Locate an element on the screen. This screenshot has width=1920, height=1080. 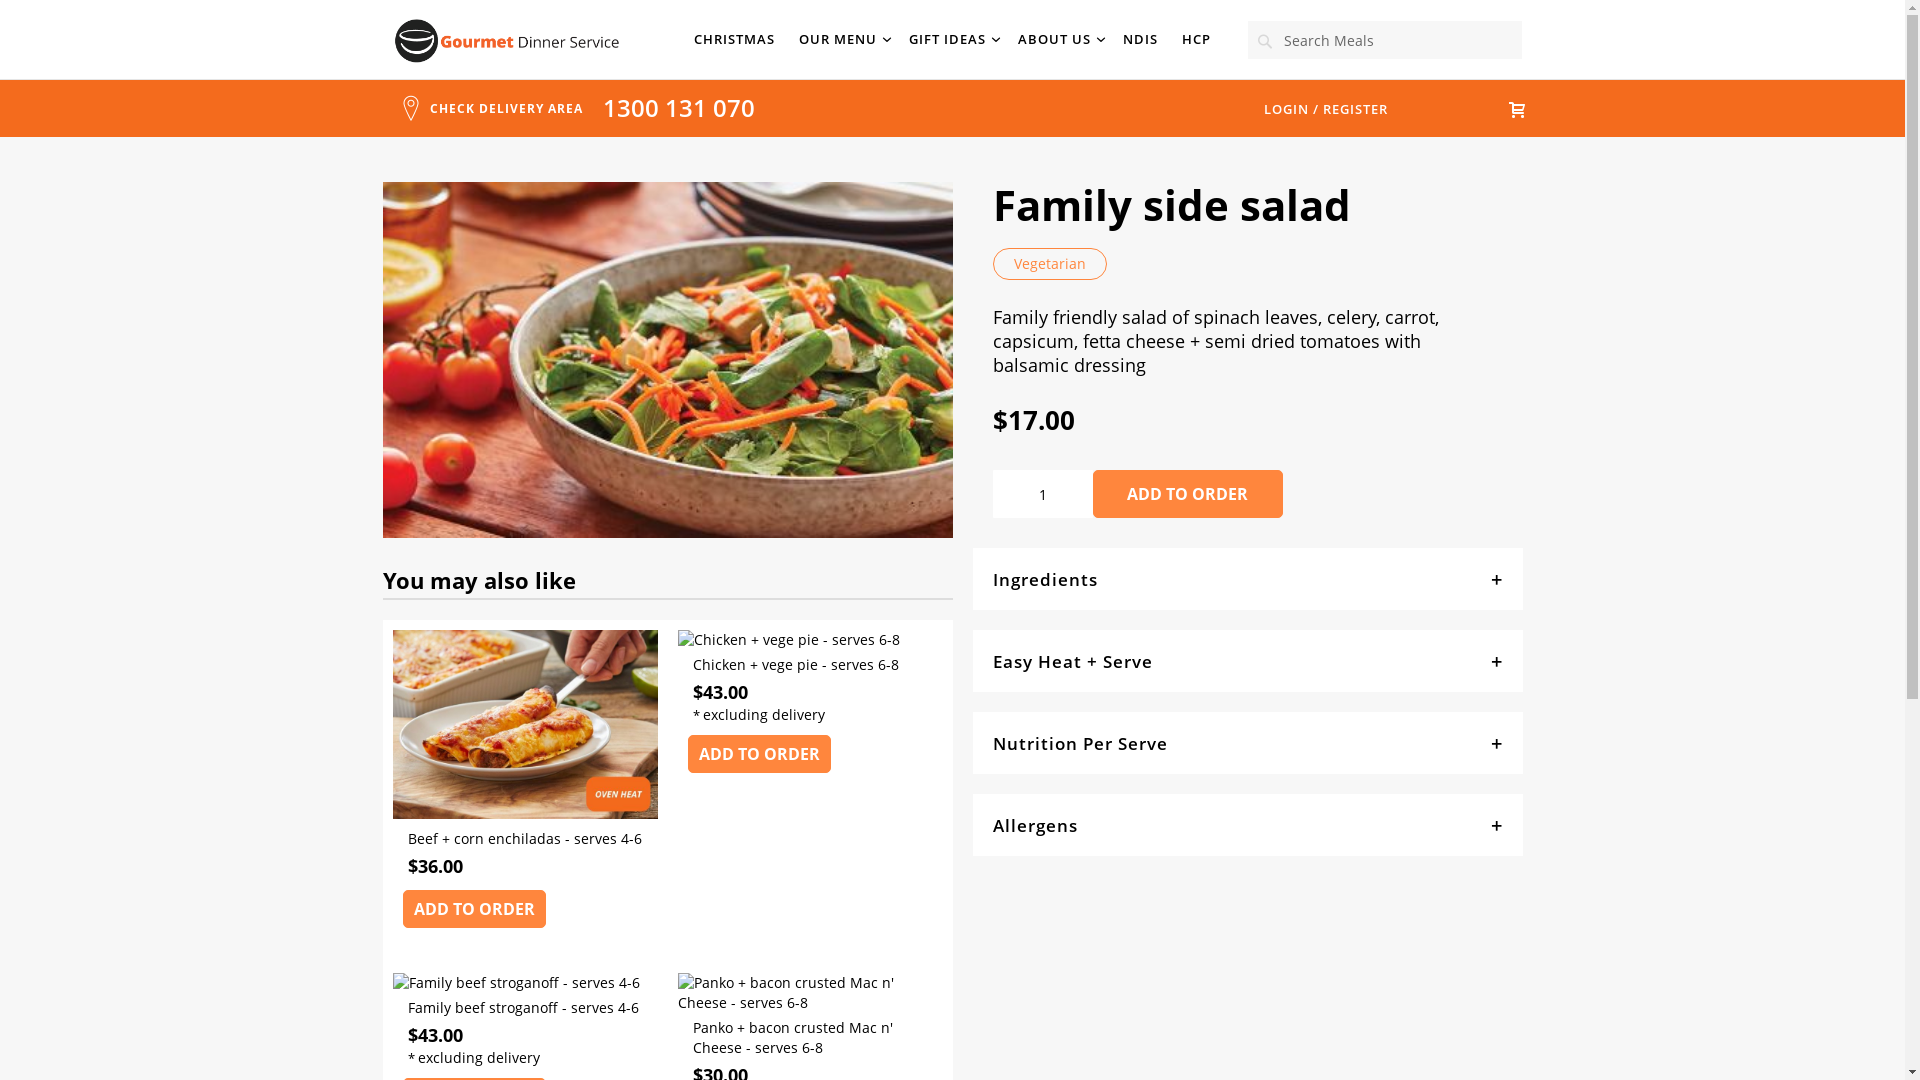
'Beef + corn enchiladas - serves 4-6' is located at coordinates (524, 851).